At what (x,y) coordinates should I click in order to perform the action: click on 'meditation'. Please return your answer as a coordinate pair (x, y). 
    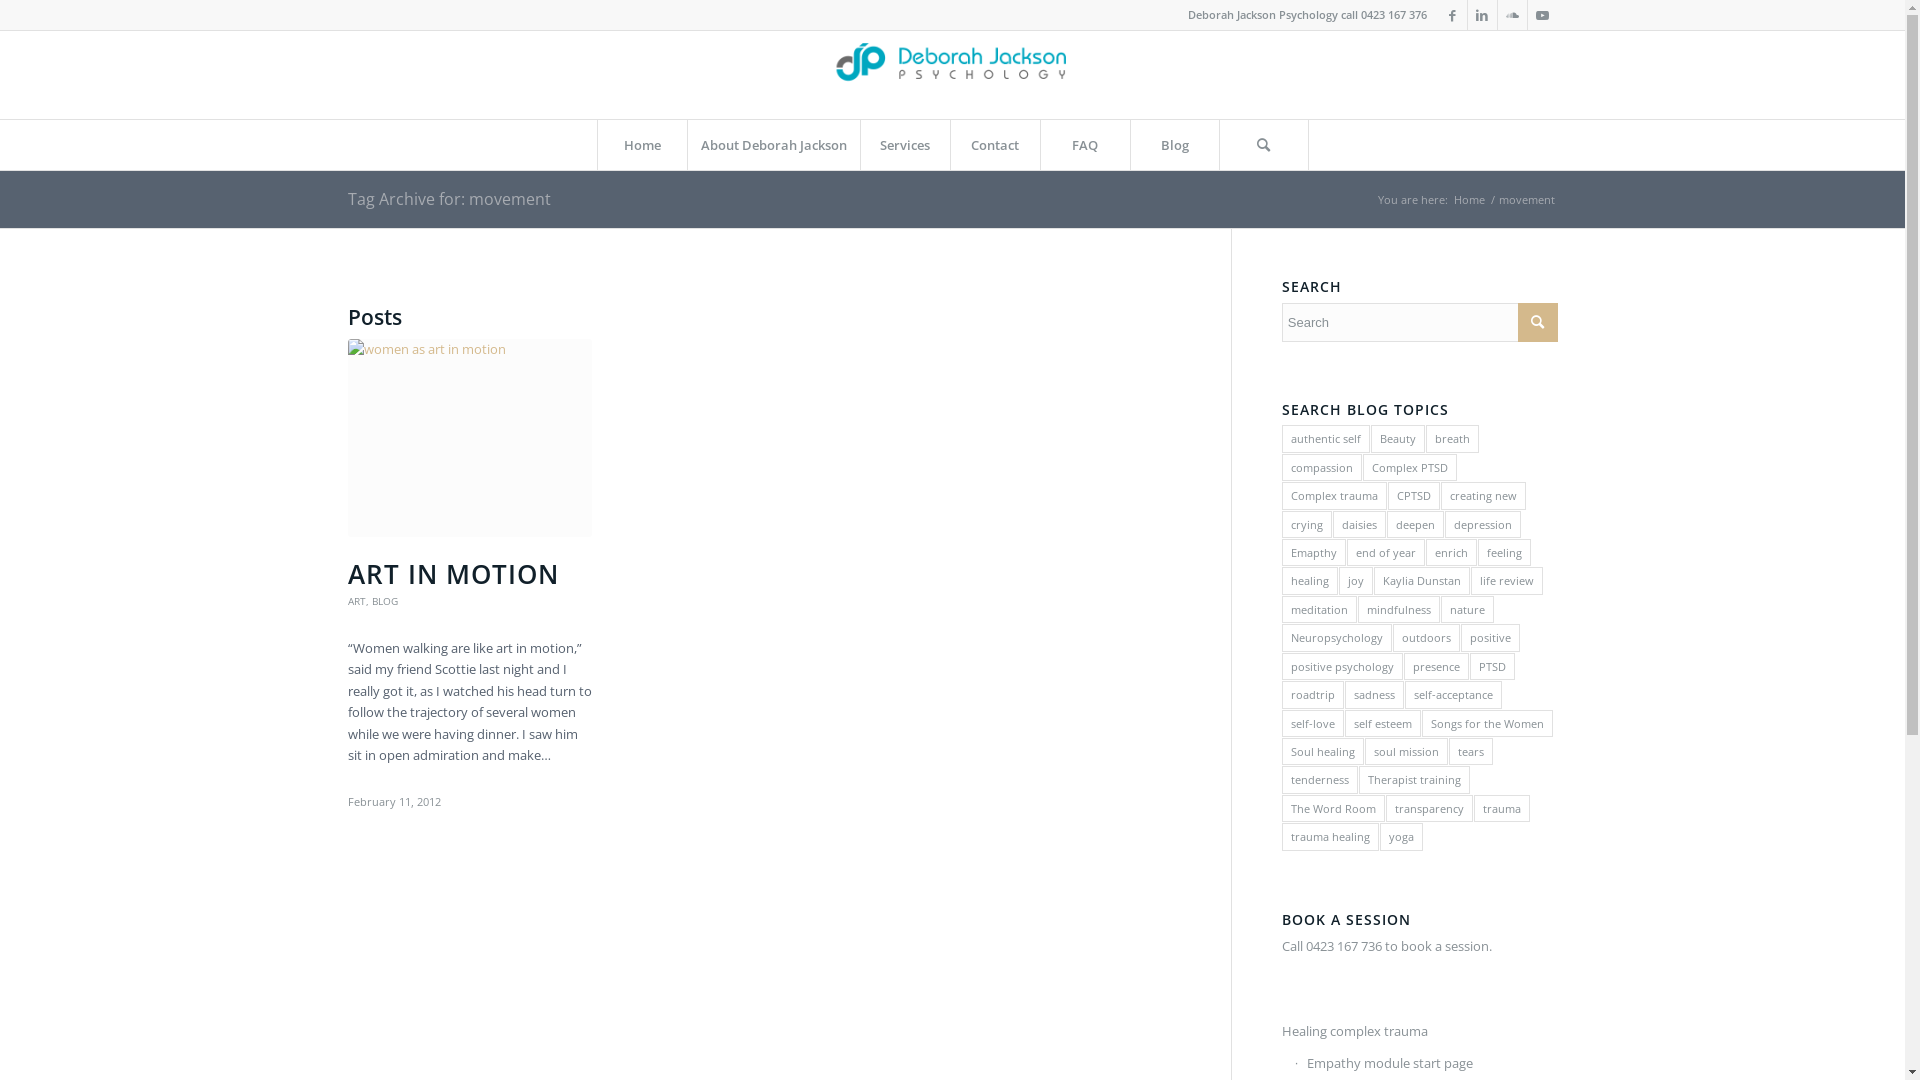
    Looking at the image, I should click on (1319, 608).